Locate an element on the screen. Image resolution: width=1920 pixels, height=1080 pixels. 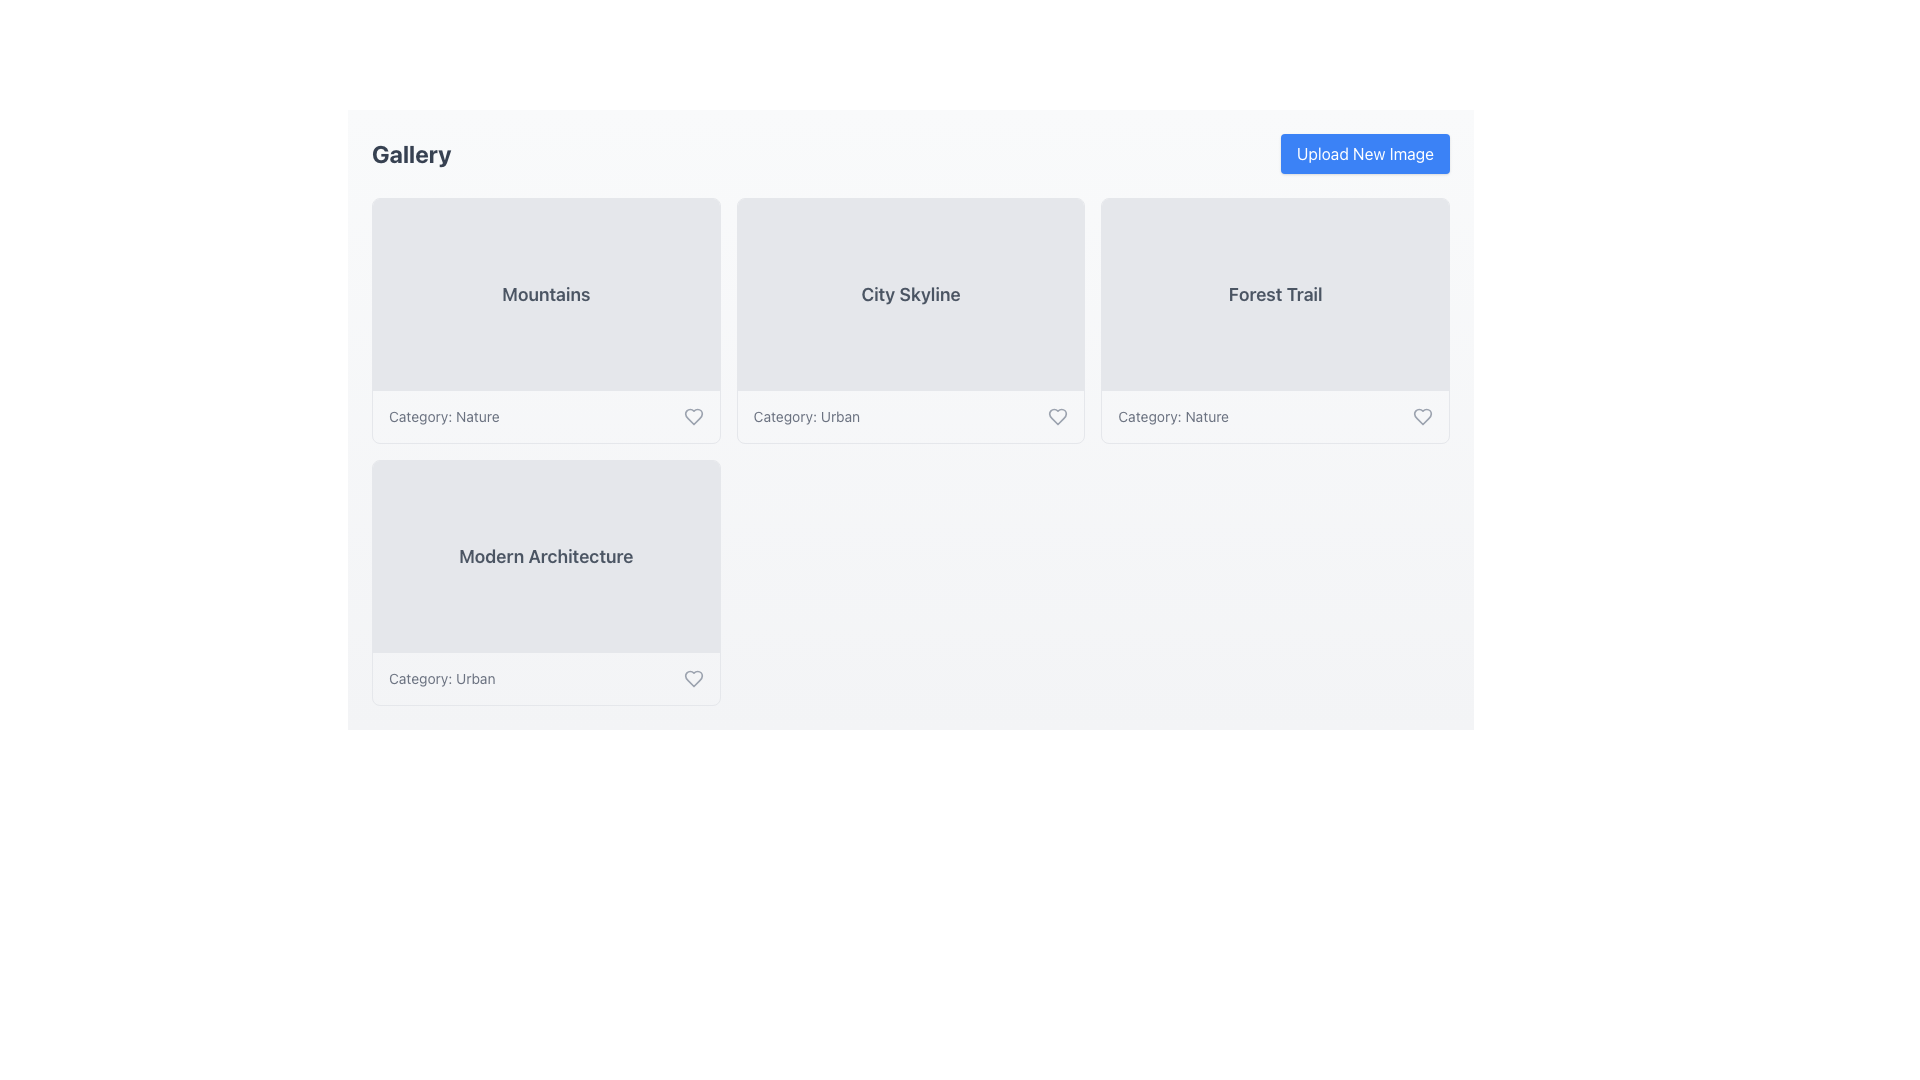
the category label located in the rightmost card of the second row, positioned towards the bottom and slightly left of the horizontal center, which is for informational purposes only is located at coordinates (1173, 415).